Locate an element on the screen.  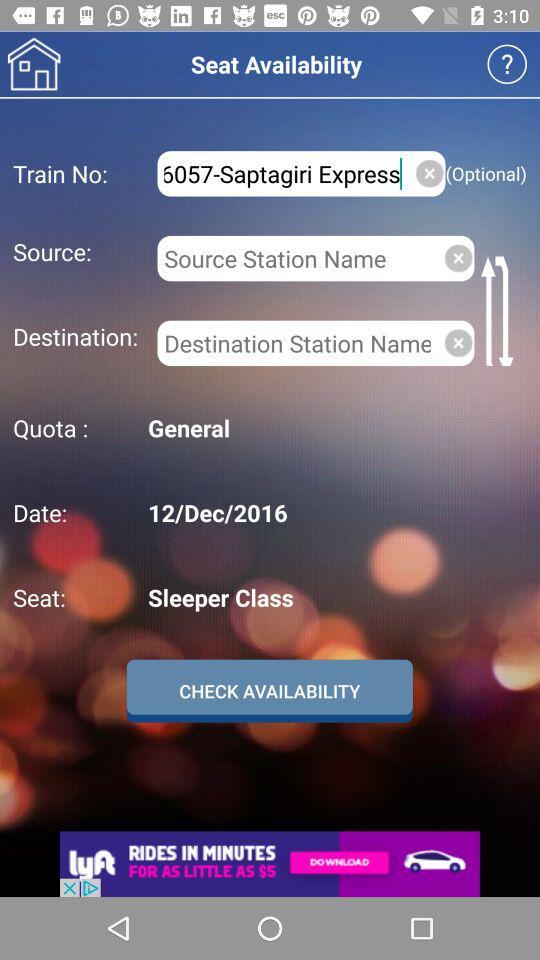
switch fields is located at coordinates (499, 310).